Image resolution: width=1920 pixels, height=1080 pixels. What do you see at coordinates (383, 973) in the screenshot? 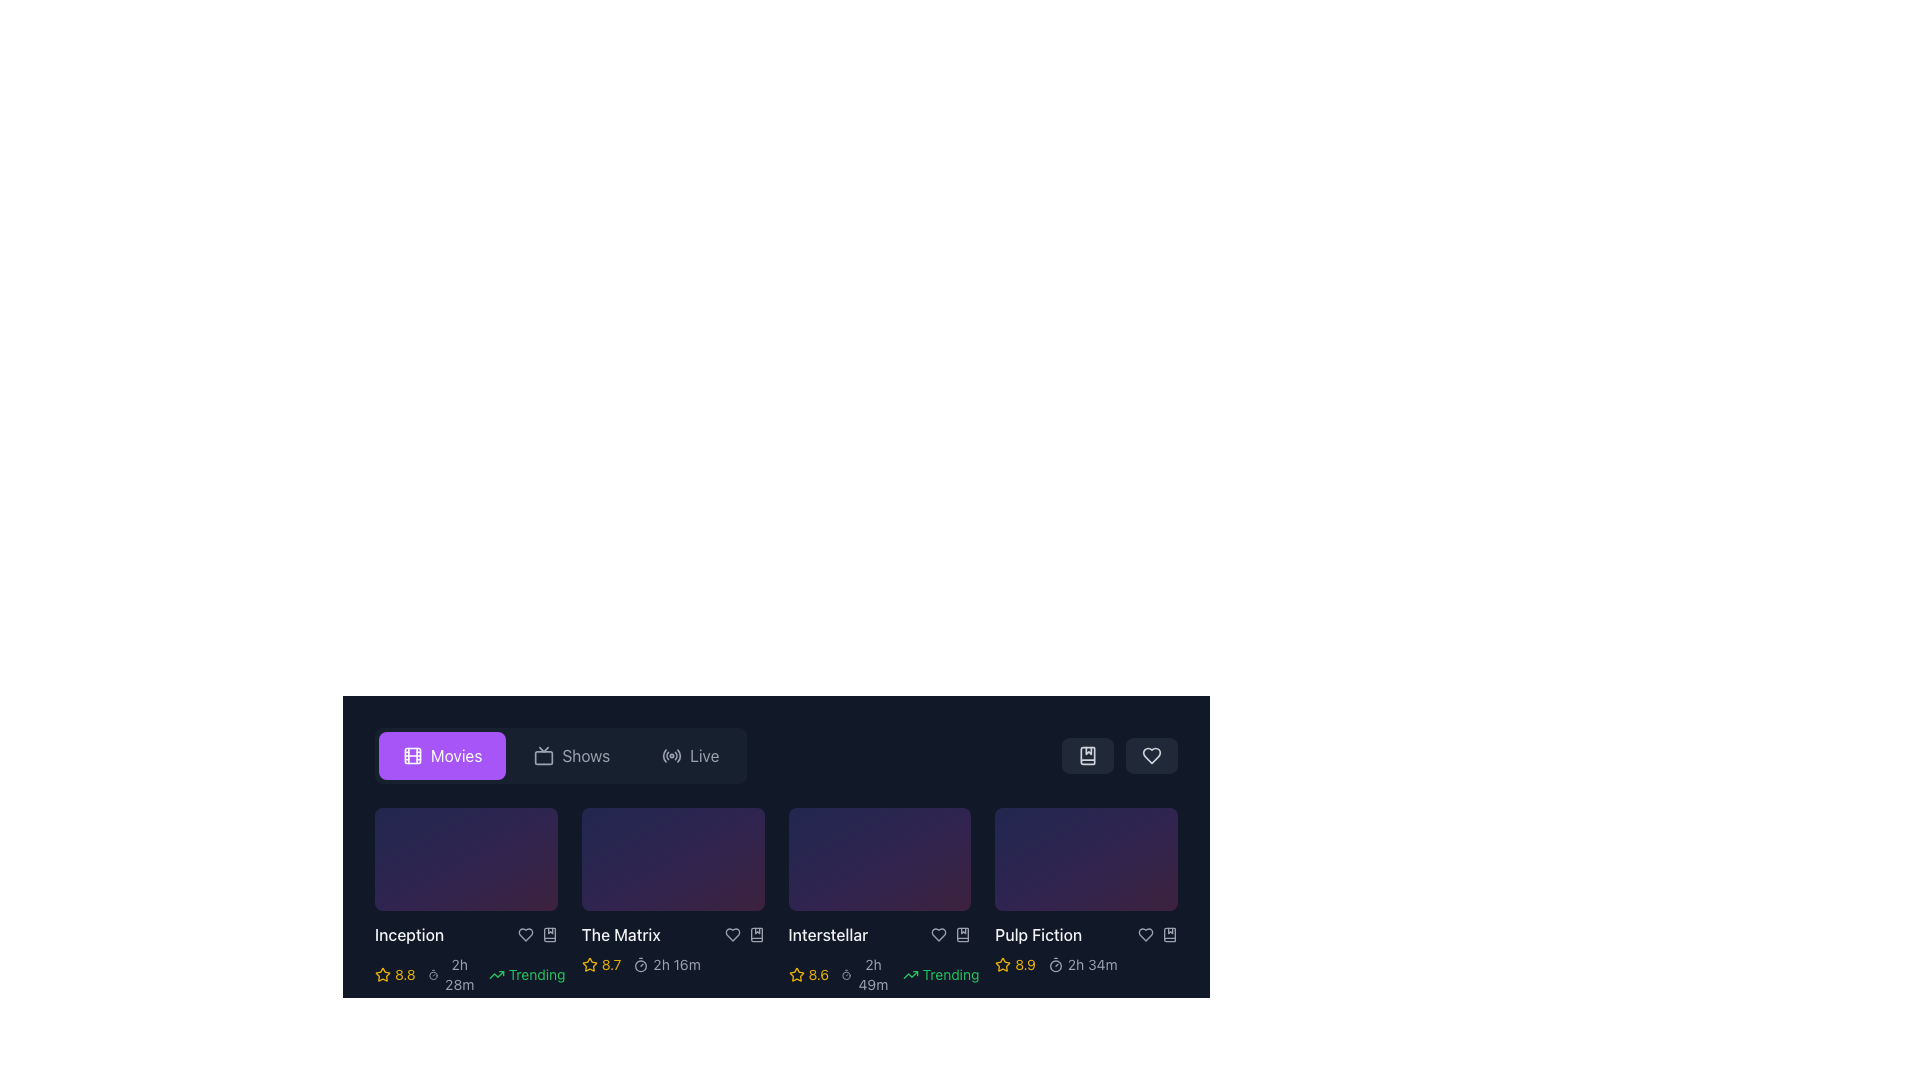
I see `the rating icon that visually represents the significance of the numerical rating '8.8' for the movie 'Inception'` at bounding box center [383, 973].